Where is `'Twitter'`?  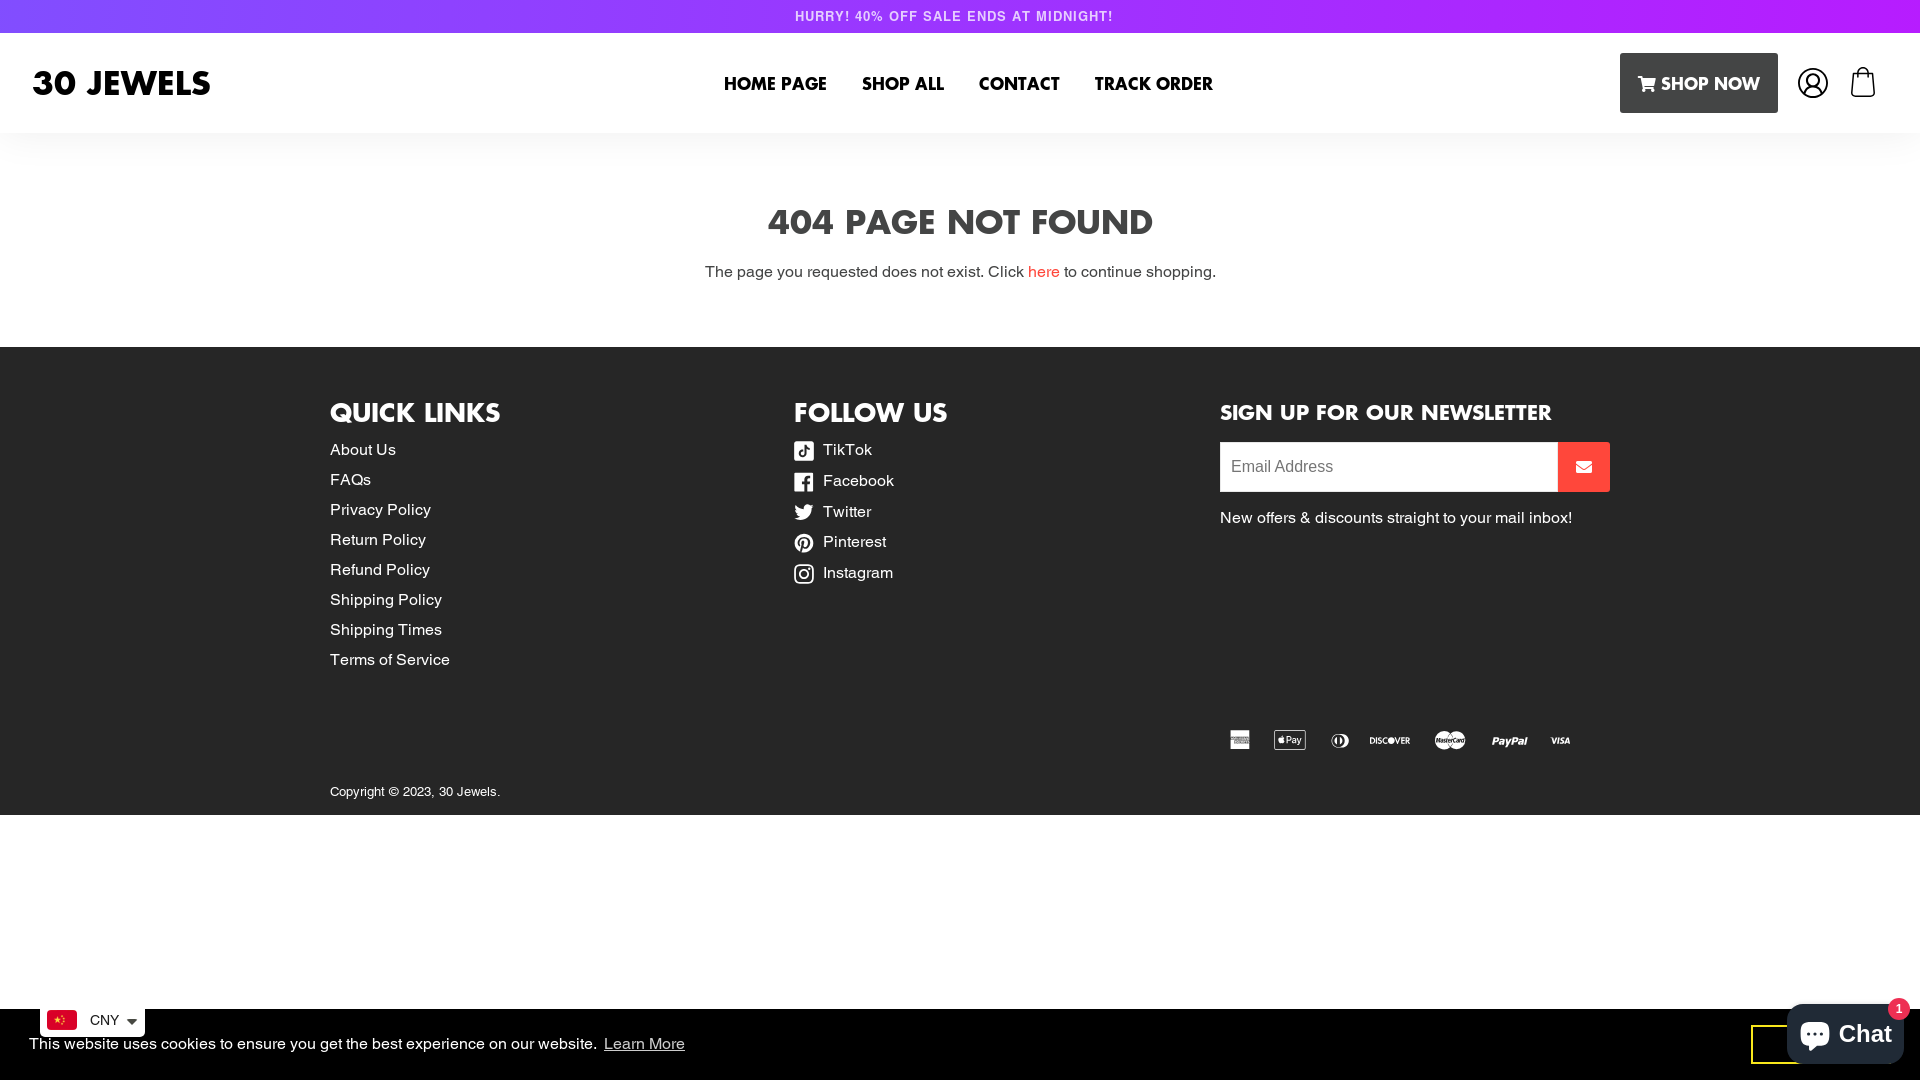 'Twitter' is located at coordinates (832, 510).